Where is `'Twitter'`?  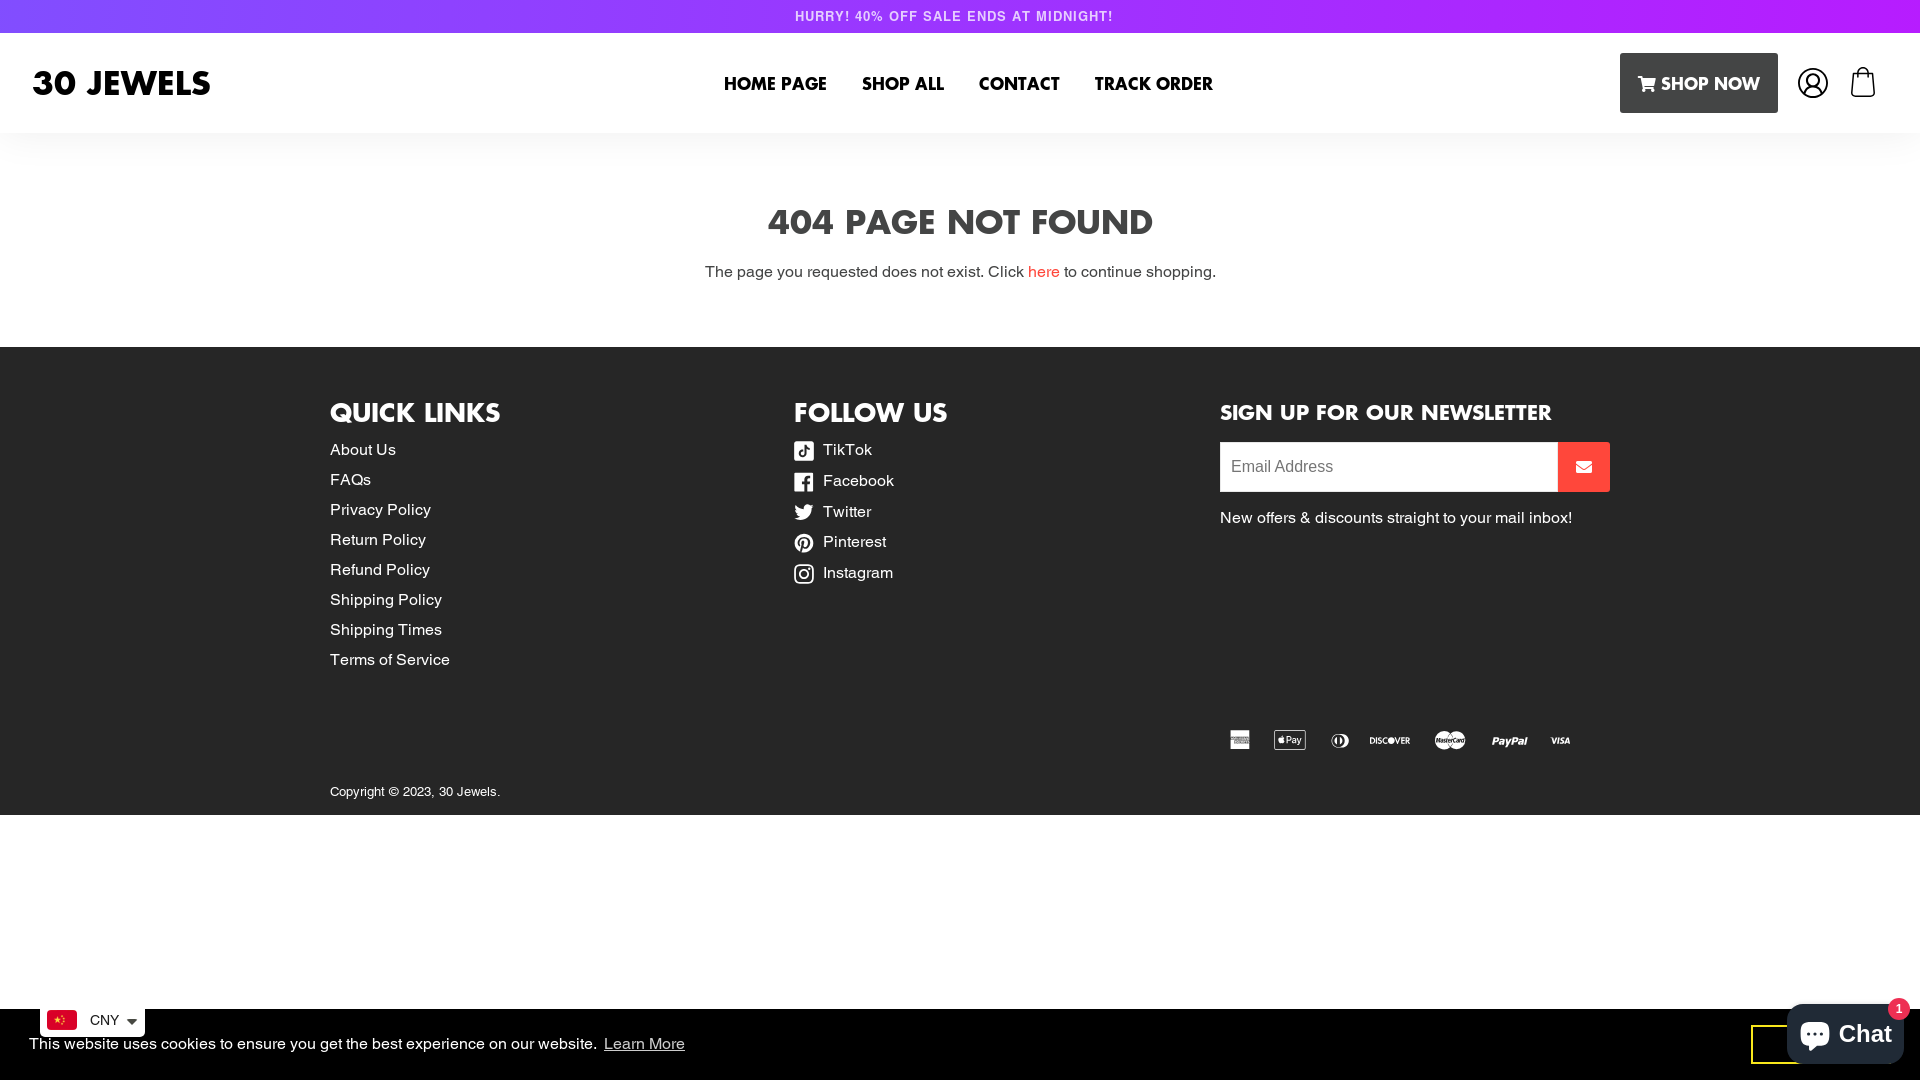 'Twitter' is located at coordinates (832, 510).